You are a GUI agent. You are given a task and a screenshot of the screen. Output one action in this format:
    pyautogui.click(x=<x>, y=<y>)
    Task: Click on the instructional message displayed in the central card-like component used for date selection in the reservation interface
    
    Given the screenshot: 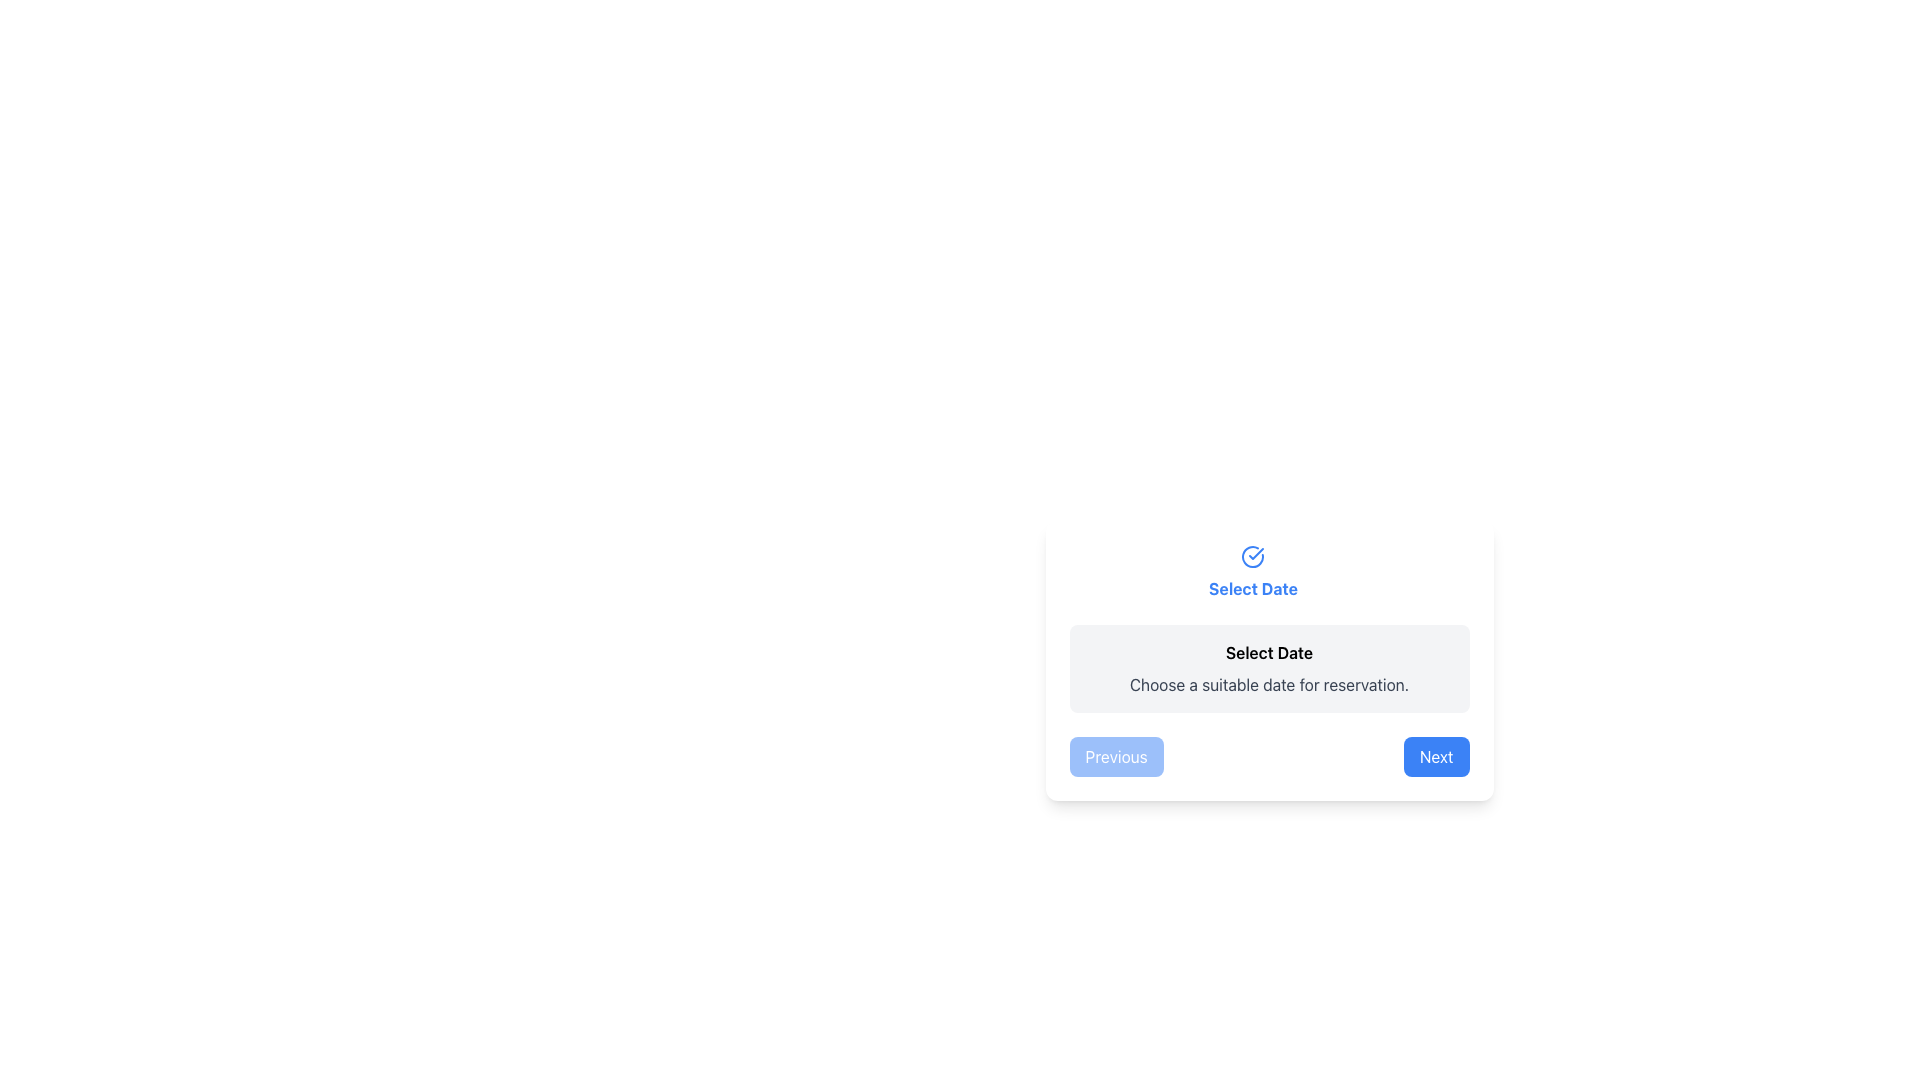 What is the action you would take?
    pyautogui.click(x=1268, y=660)
    